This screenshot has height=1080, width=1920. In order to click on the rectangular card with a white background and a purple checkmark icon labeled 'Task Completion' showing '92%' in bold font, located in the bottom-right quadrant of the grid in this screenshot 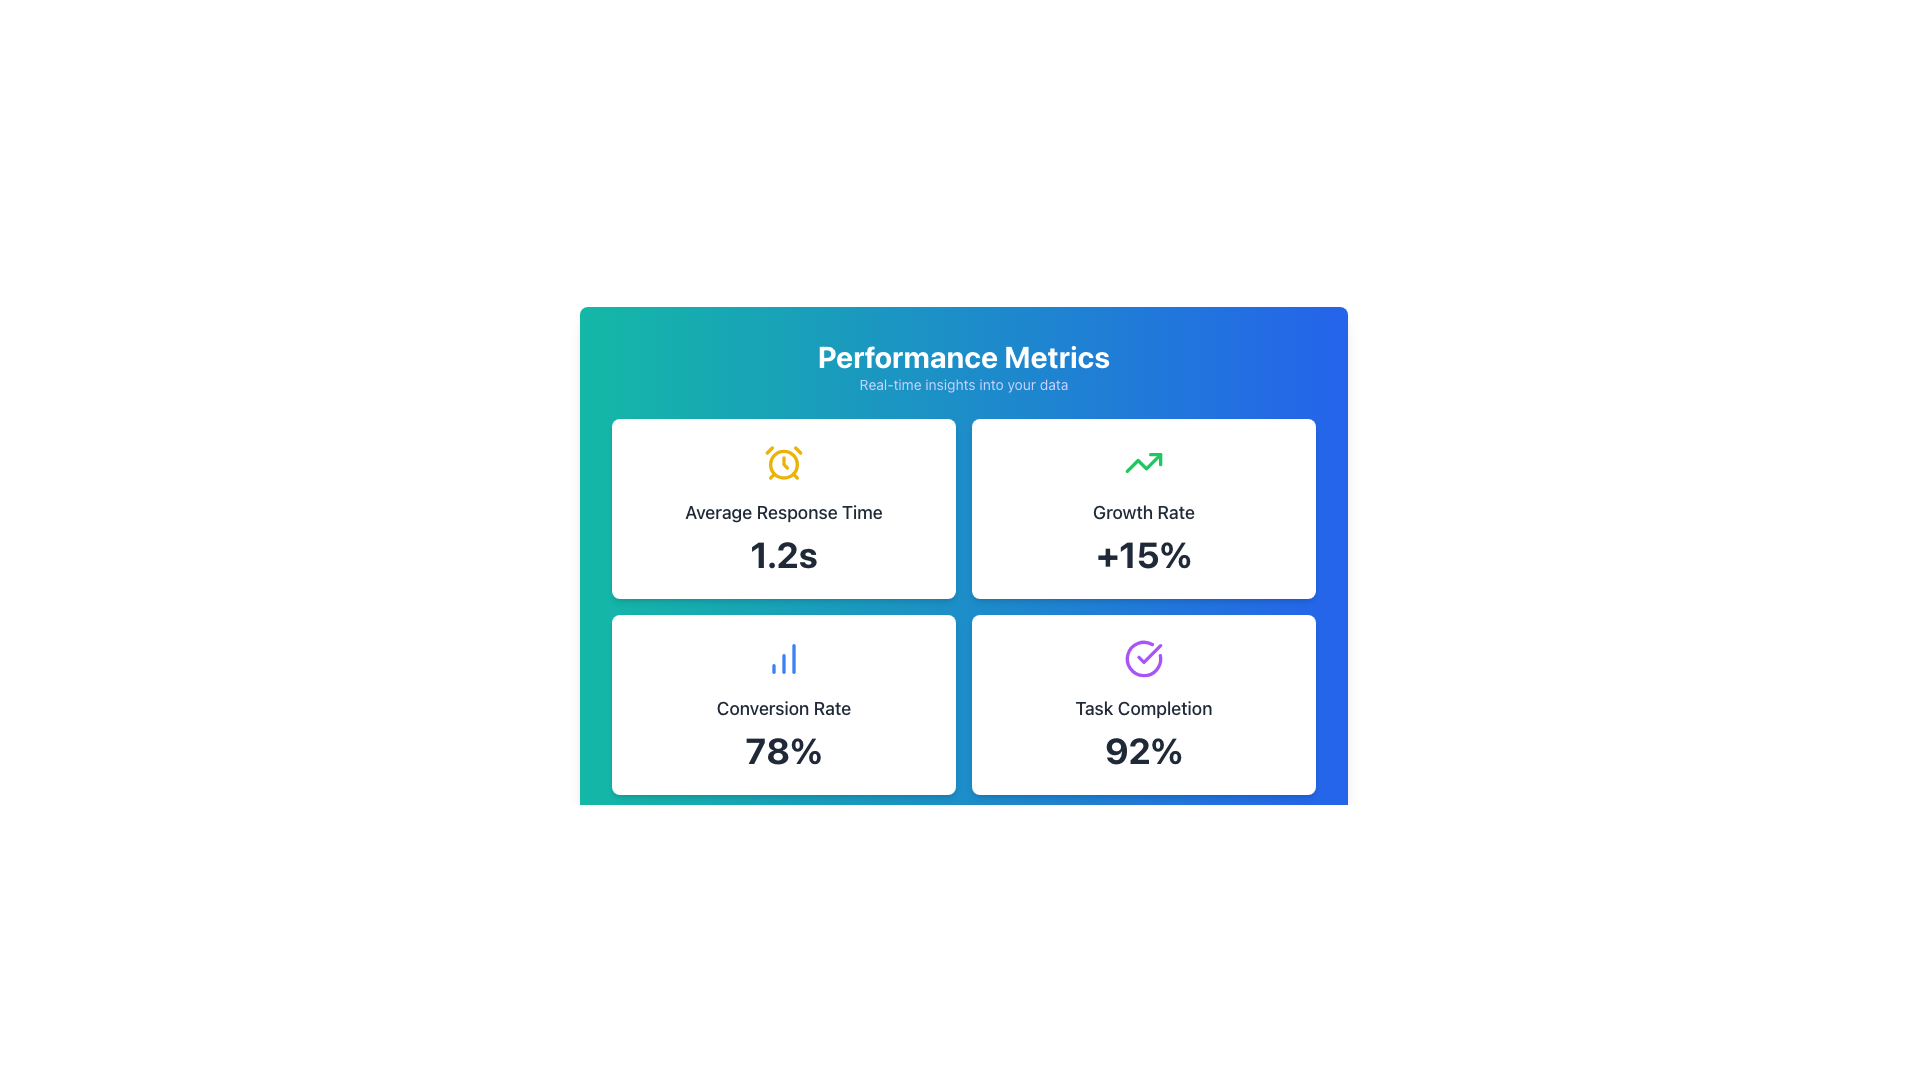, I will do `click(1143, 704)`.